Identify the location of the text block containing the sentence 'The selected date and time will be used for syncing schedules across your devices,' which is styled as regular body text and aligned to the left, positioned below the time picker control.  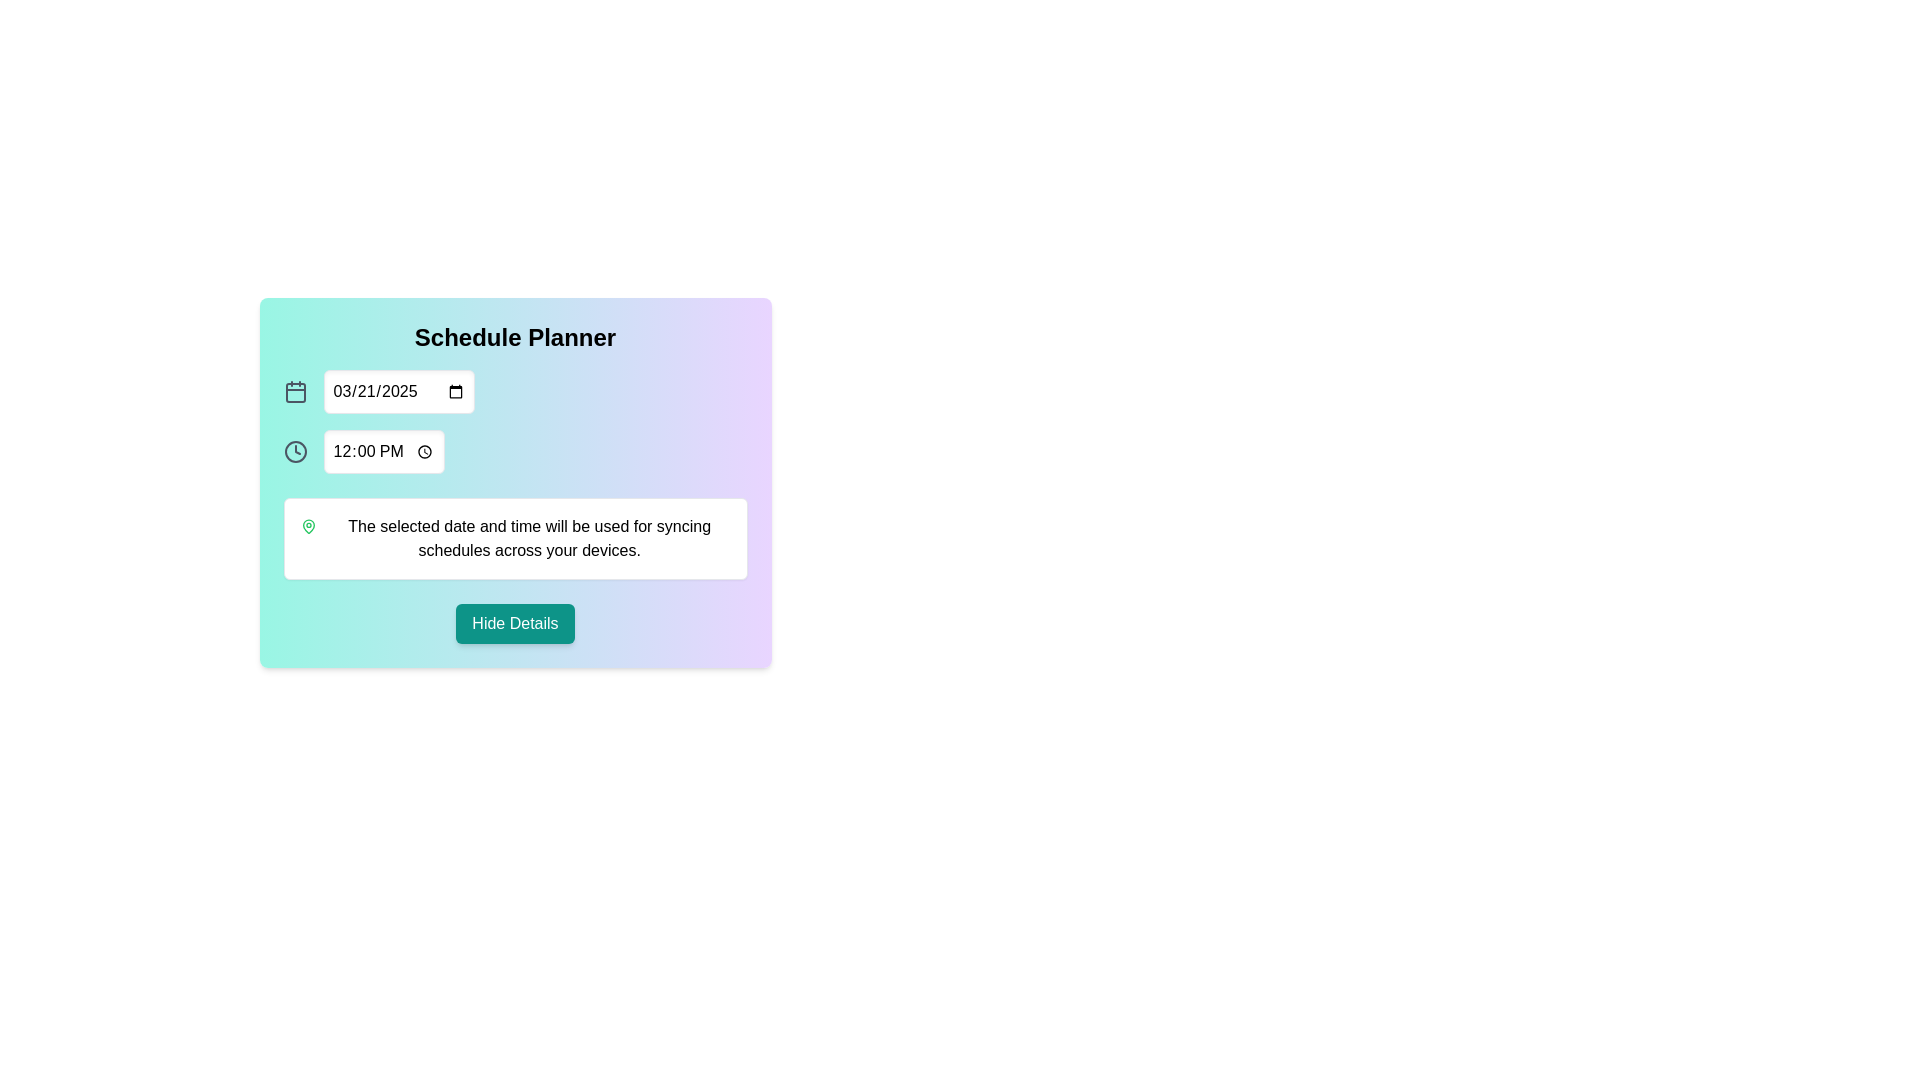
(529, 538).